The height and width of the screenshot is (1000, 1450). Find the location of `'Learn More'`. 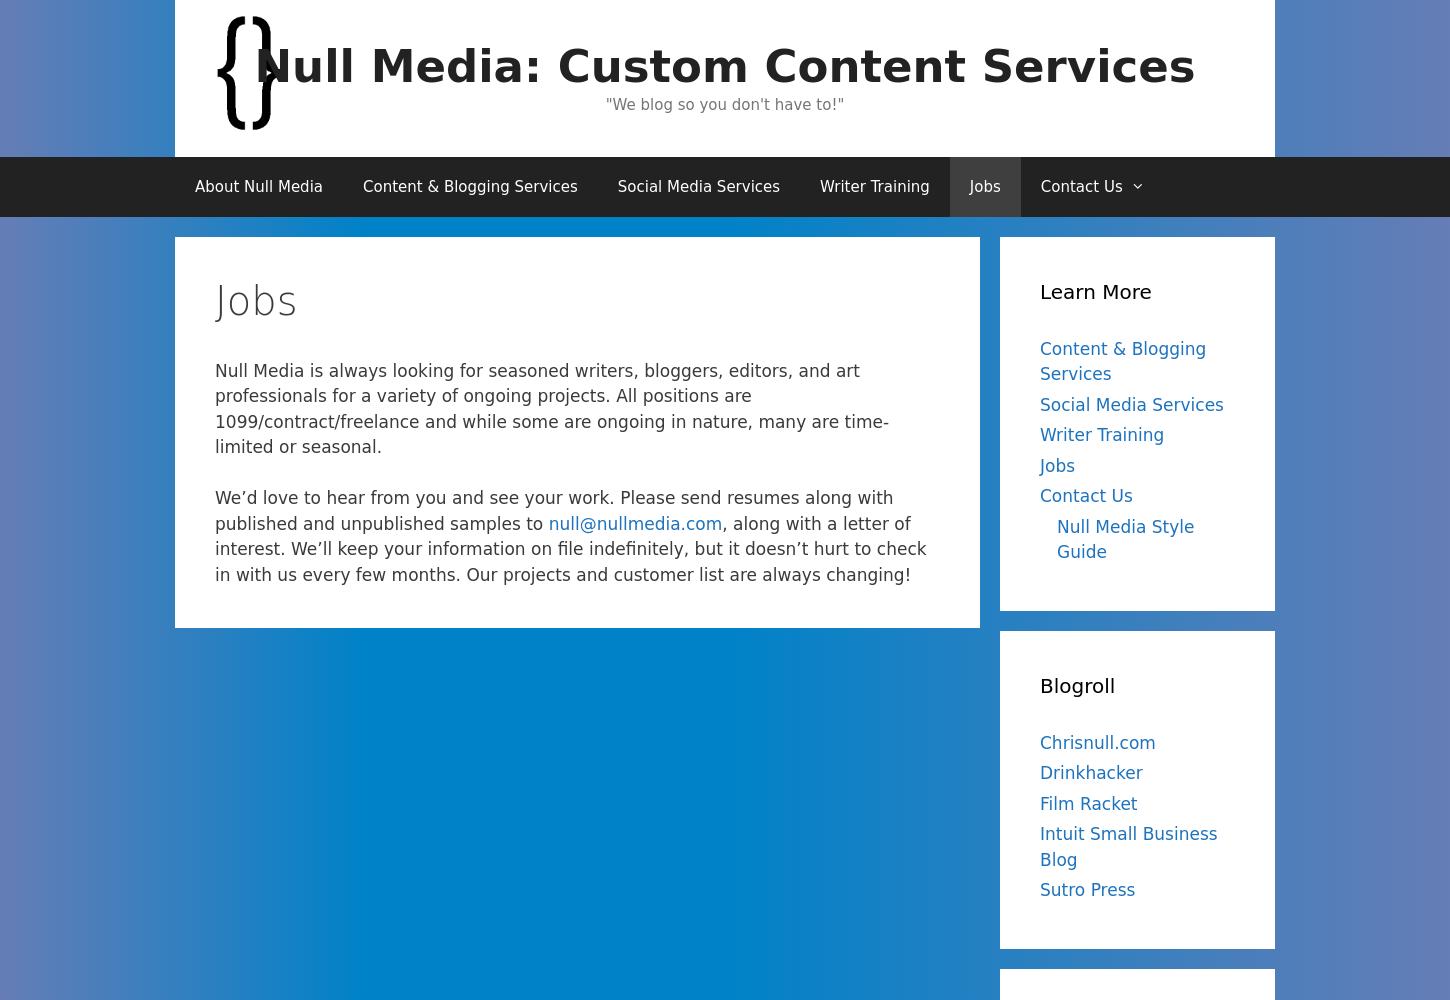

'Learn More' is located at coordinates (1094, 291).